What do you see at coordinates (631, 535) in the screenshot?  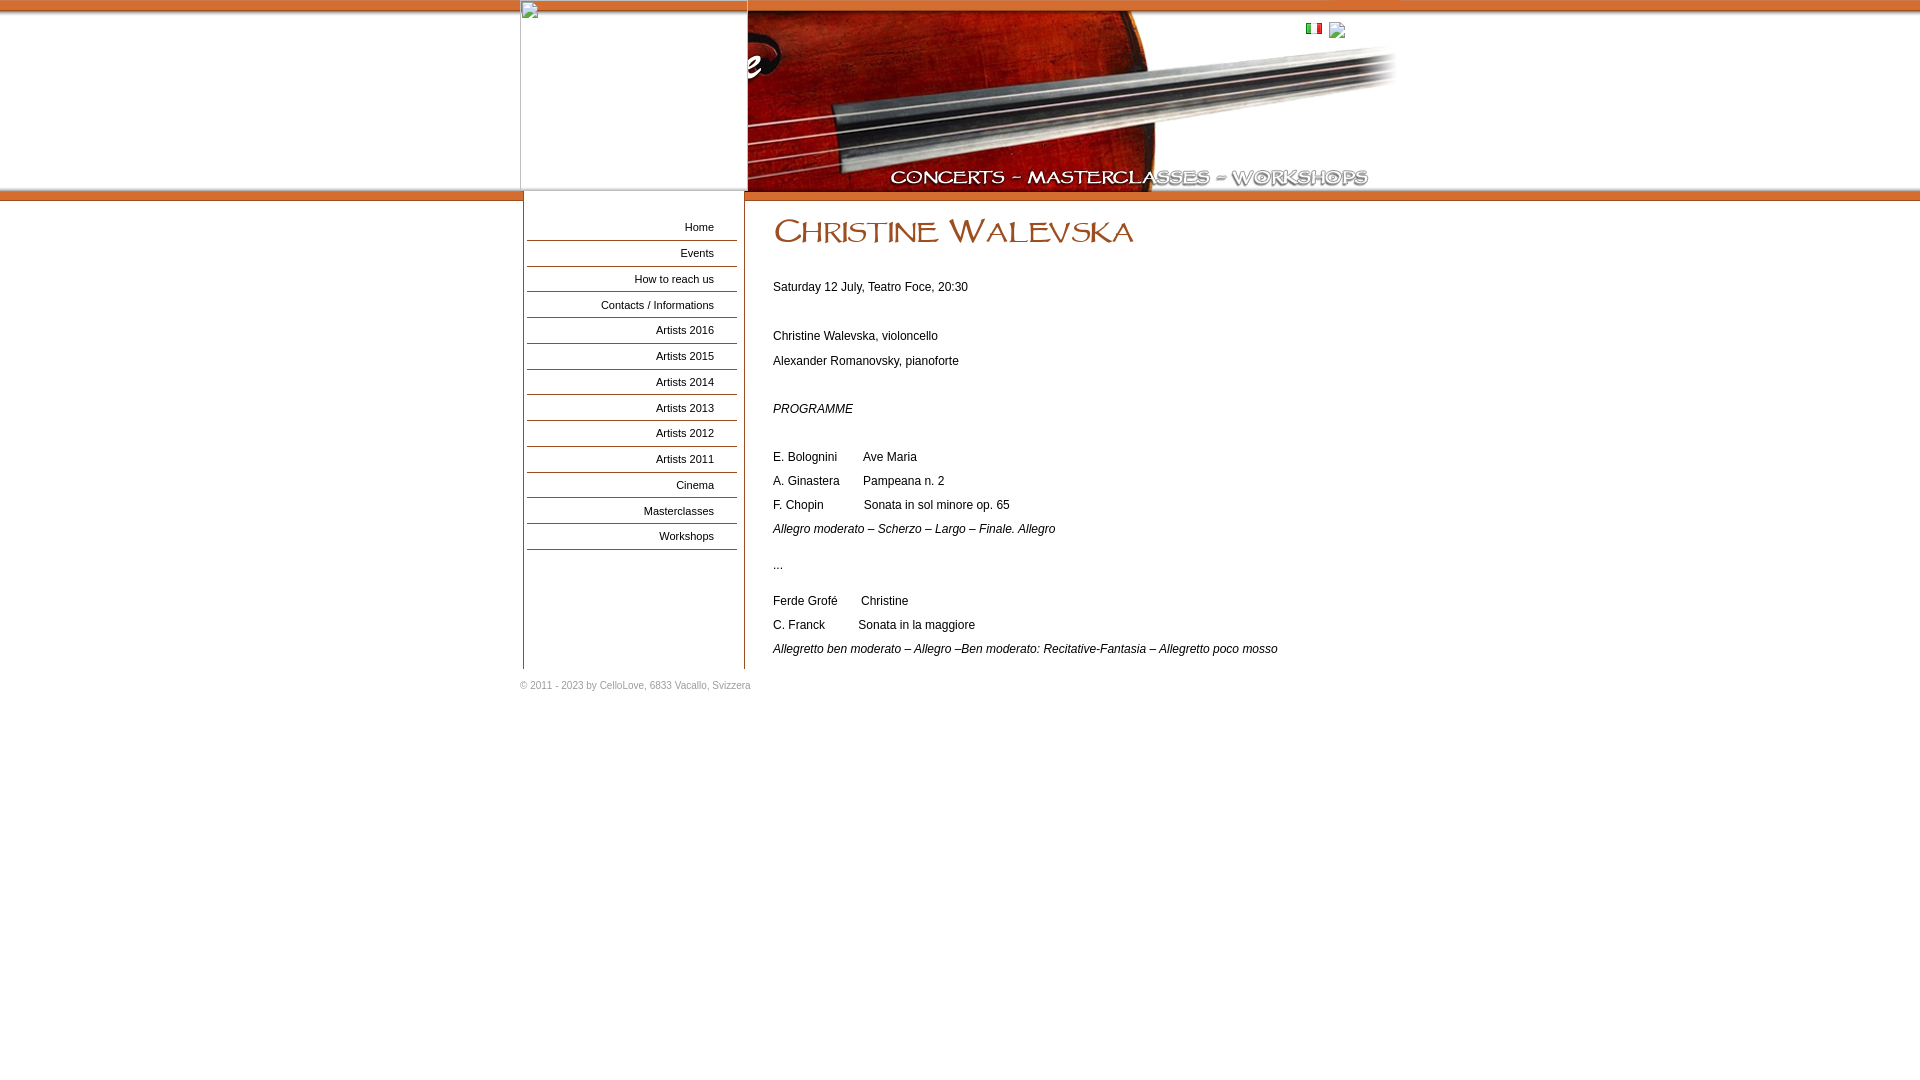 I see `'Workshops'` at bounding box center [631, 535].